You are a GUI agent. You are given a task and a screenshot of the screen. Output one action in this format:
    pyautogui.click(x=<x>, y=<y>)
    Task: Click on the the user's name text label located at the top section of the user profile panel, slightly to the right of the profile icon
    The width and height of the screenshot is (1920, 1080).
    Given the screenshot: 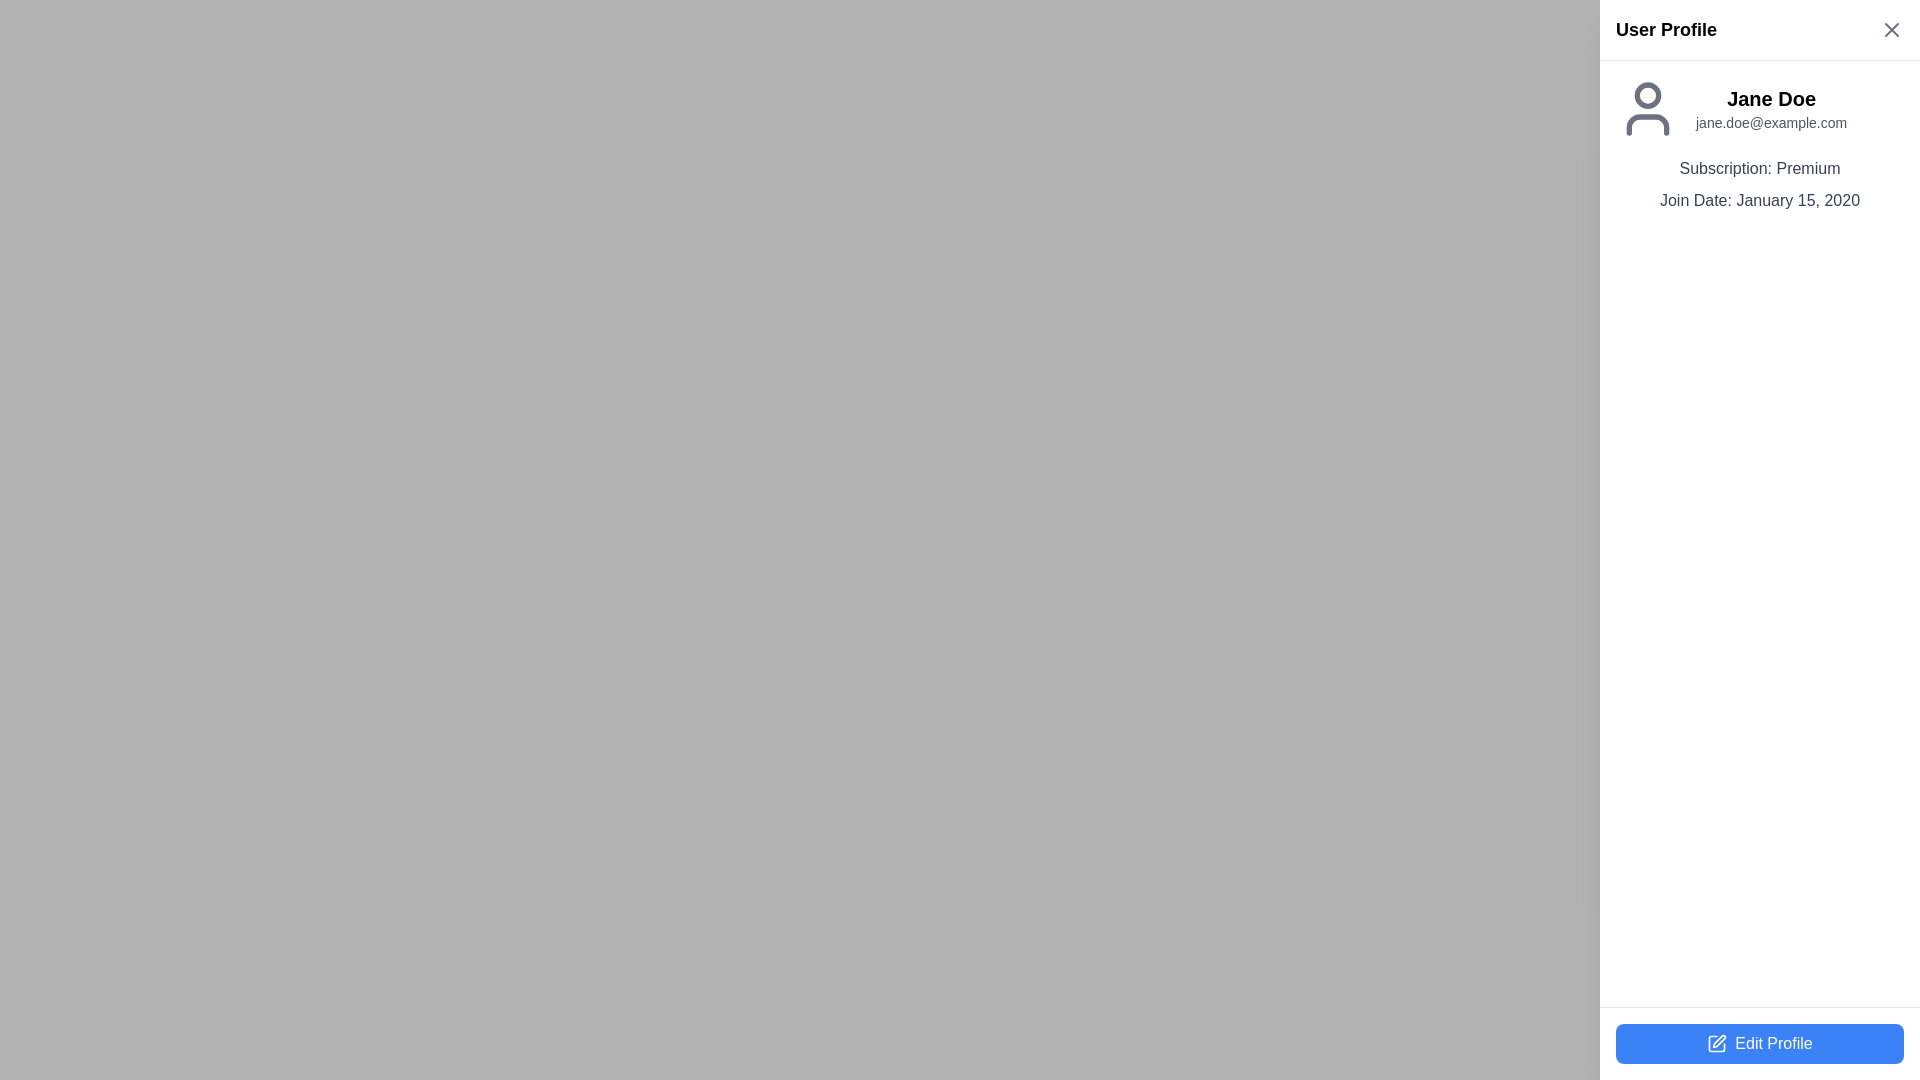 What is the action you would take?
    pyautogui.click(x=1771, y=99)
    